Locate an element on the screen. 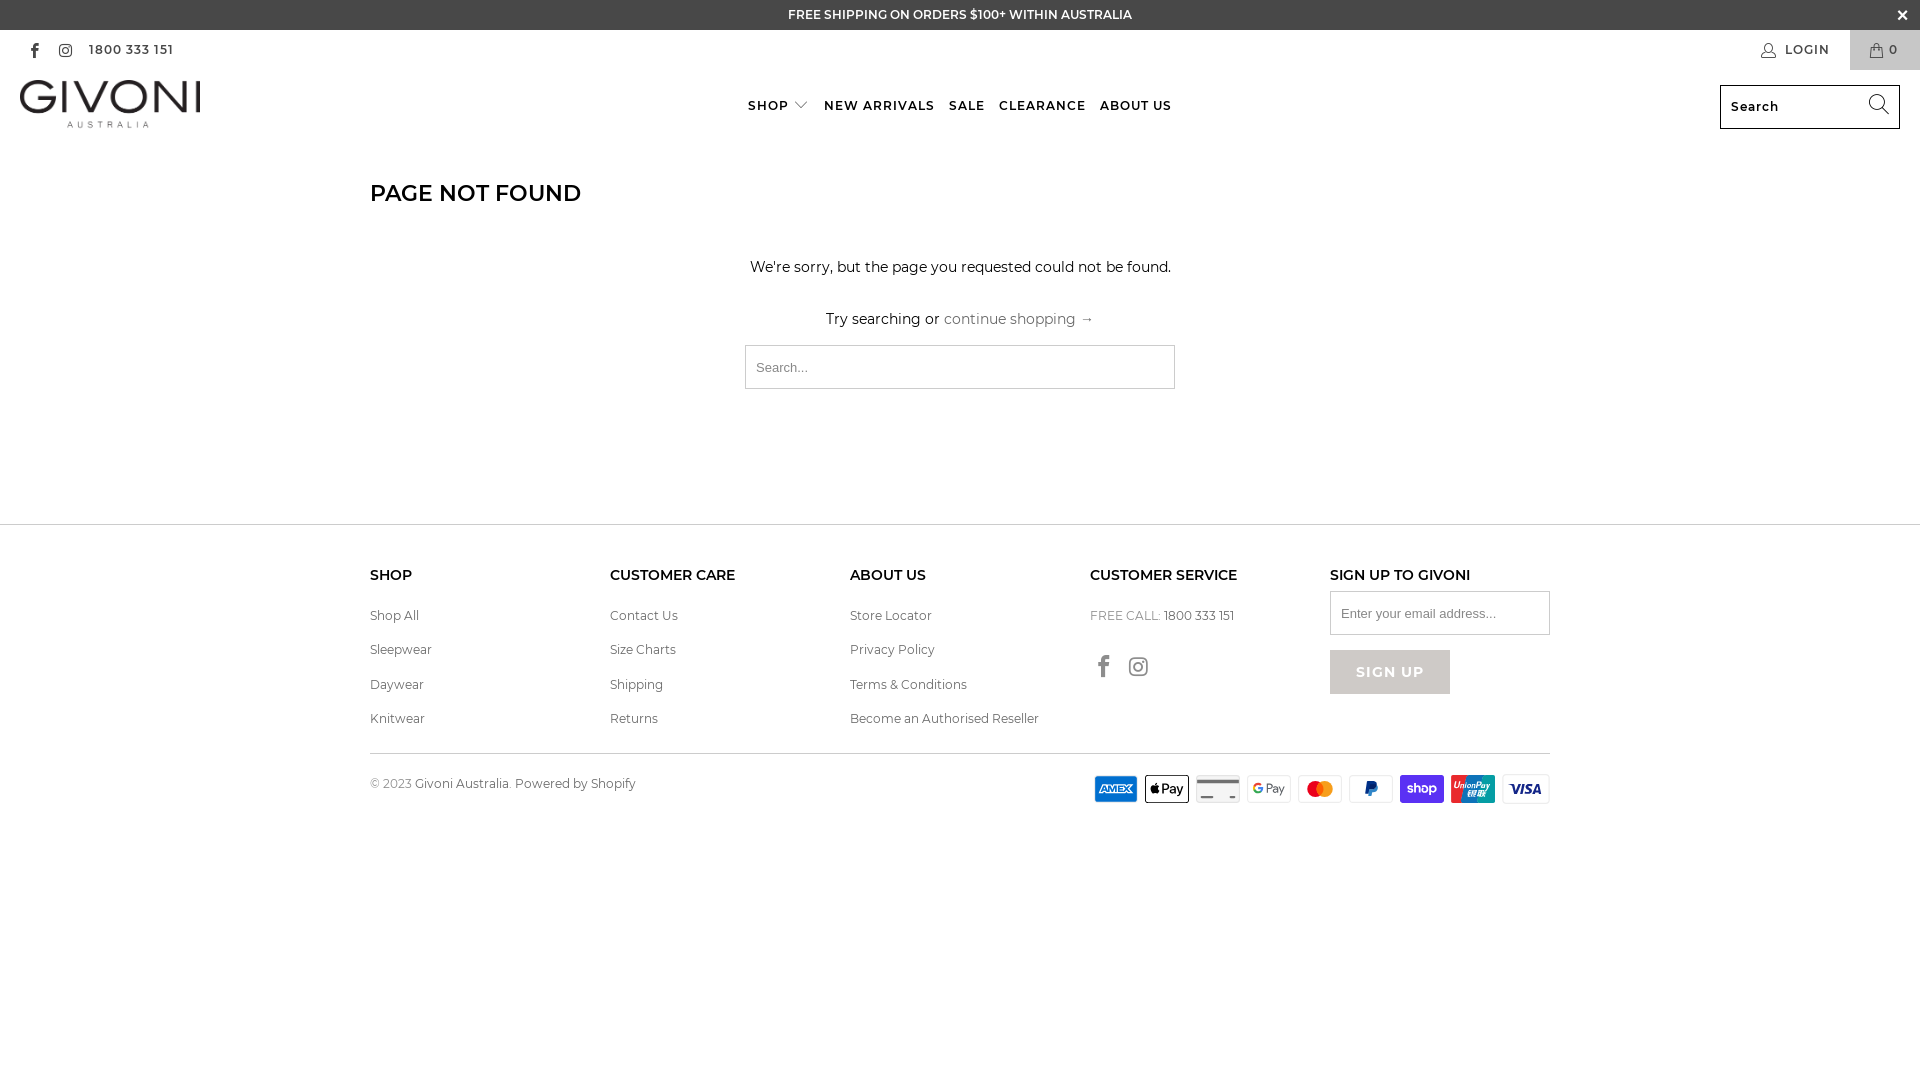 The height and width of the screenshot is (1080, 1920). 'Givoni Australia' is located at coordinates (109, 106).